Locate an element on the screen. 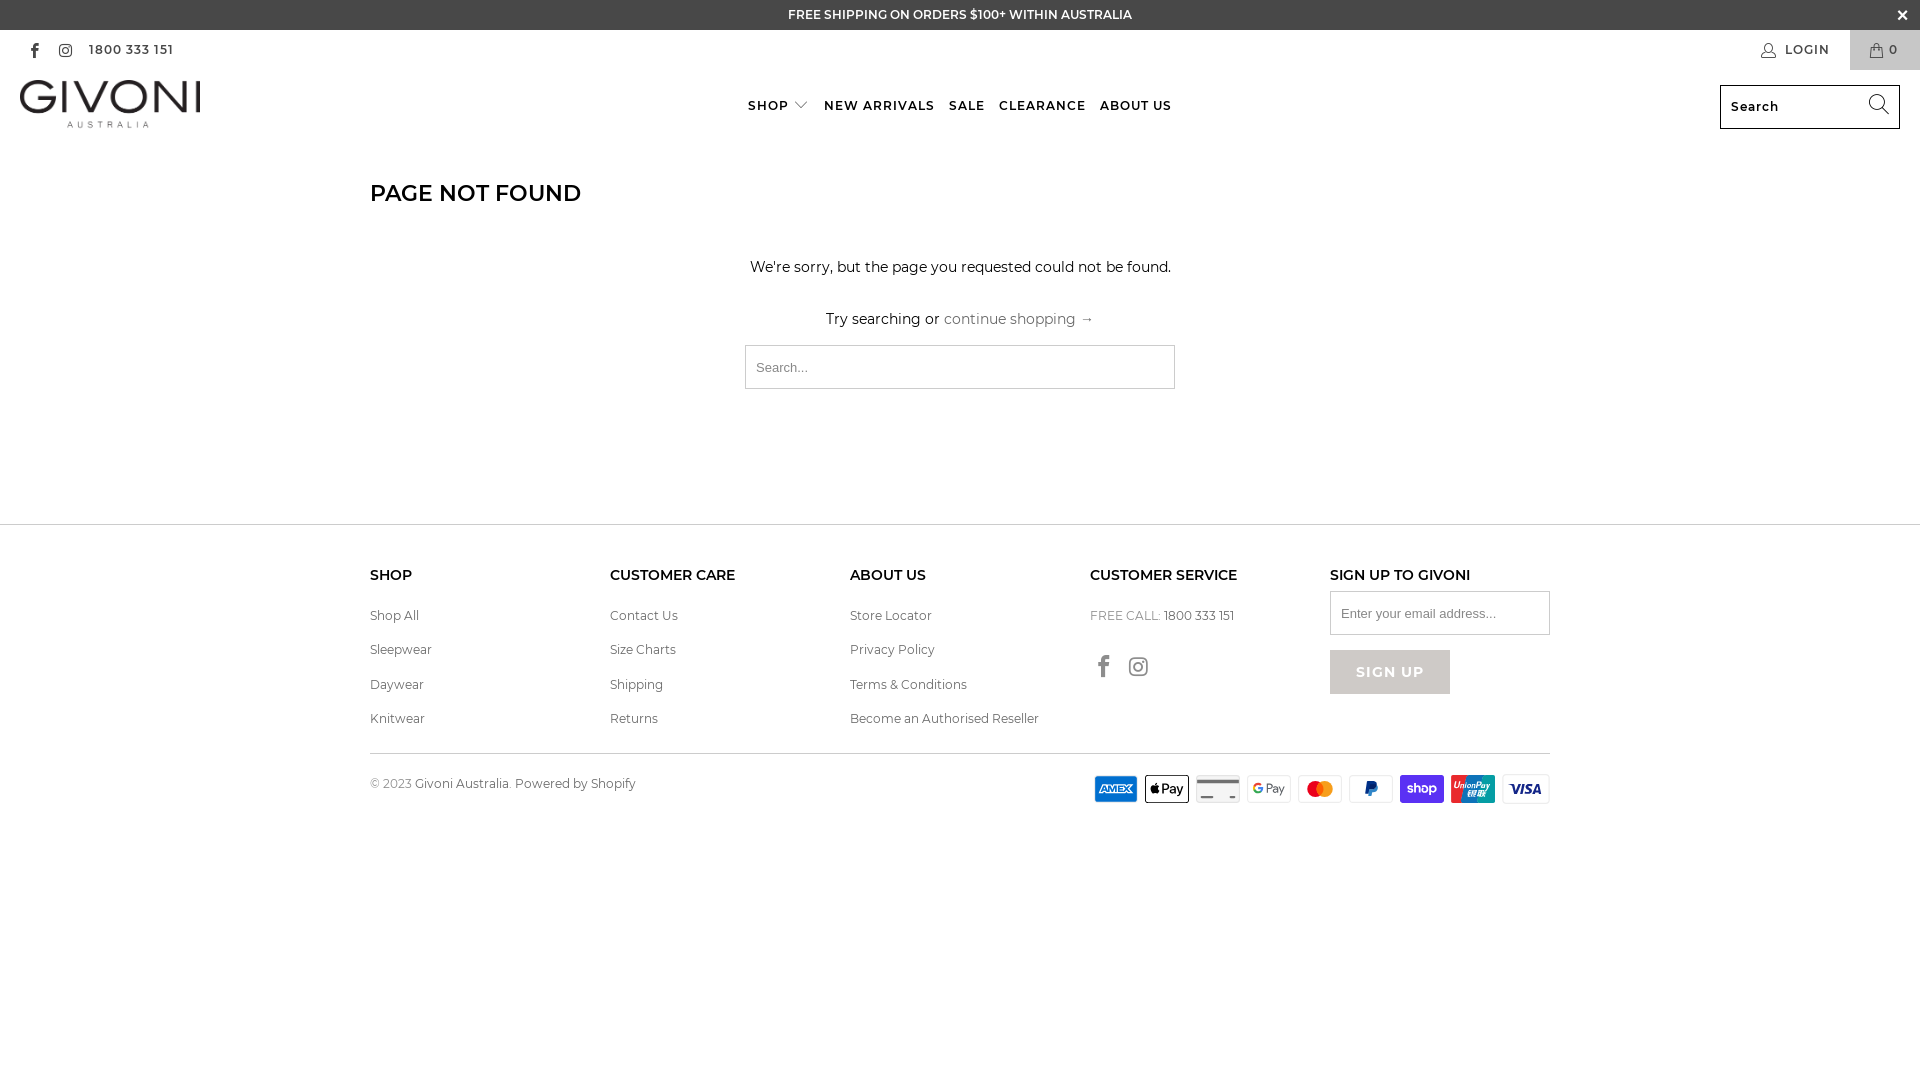 The height and width of the screenshot is (1080, 1920). 'Givoni Australia' is located at coordinates (109, 106).